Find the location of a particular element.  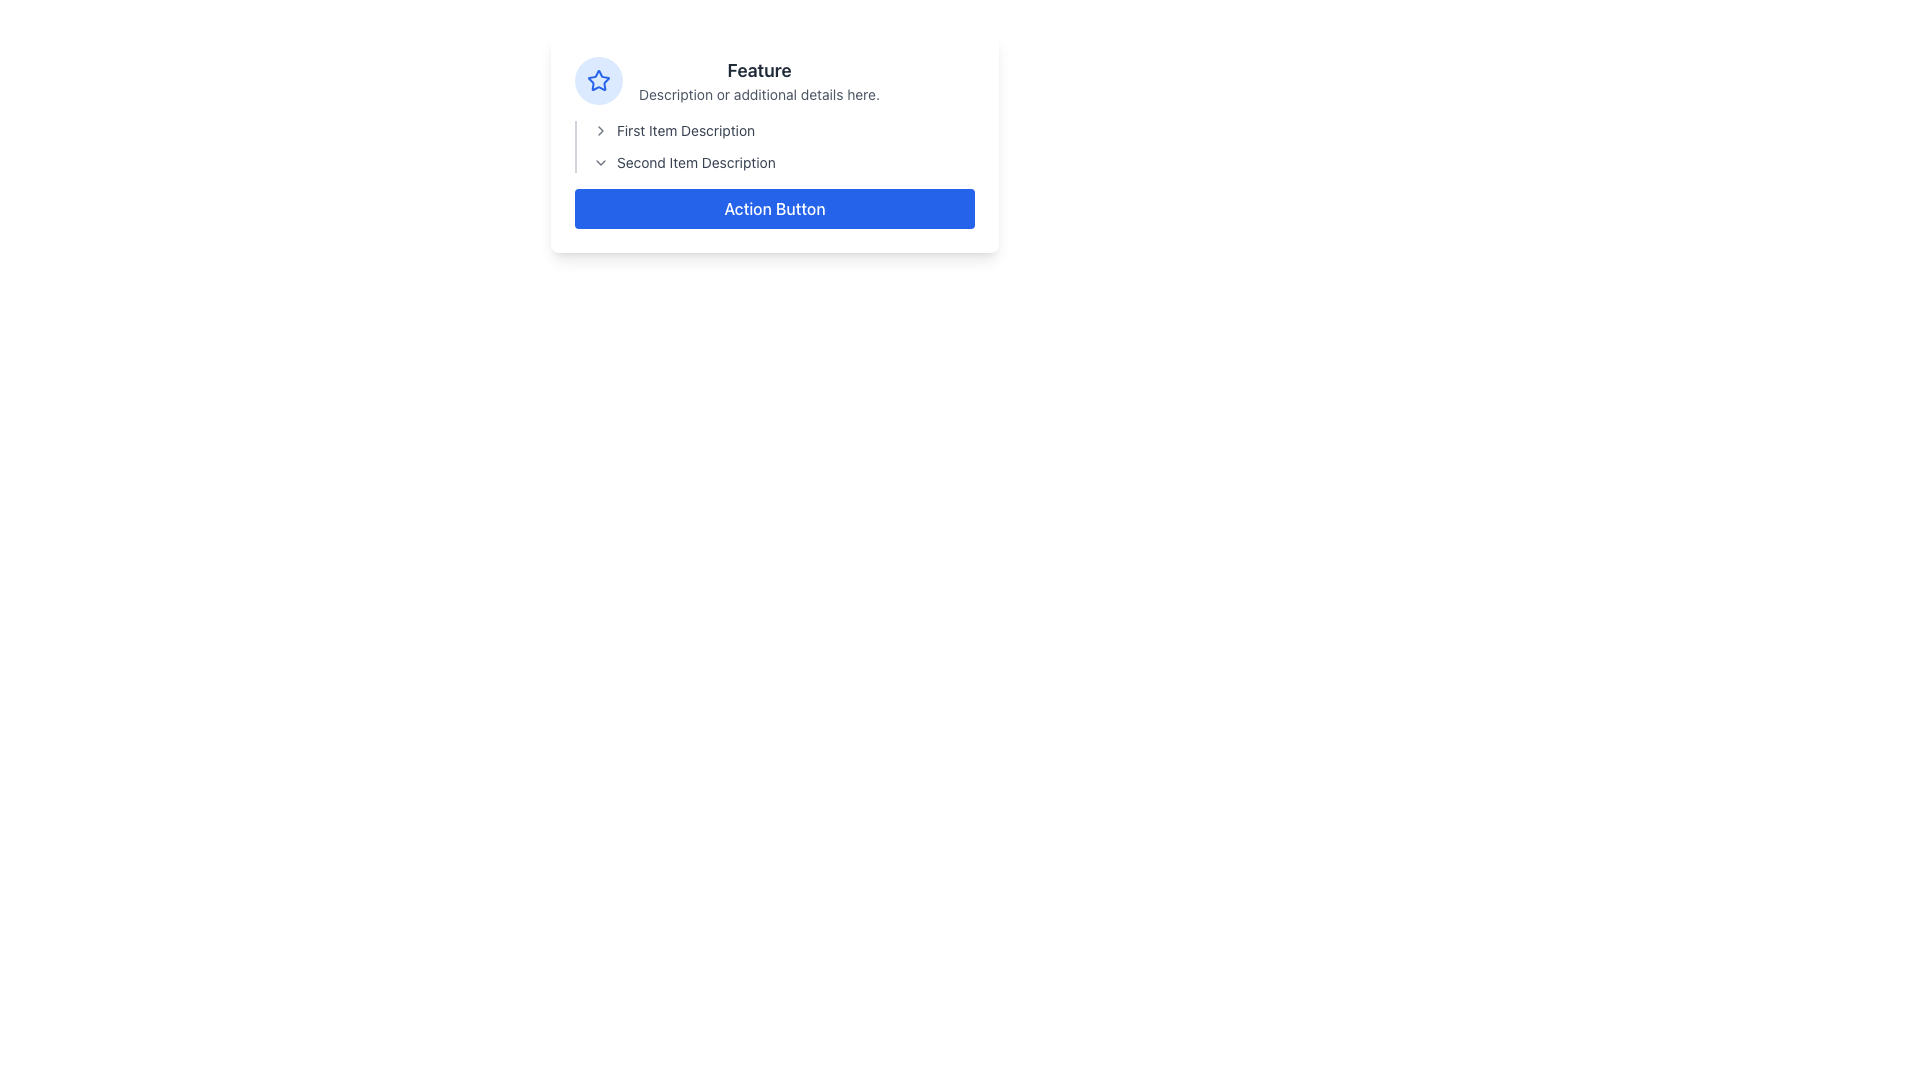

the text label displaying 'Second Item Description' in gray font, which is part of a collapsible list structure, positioned below 'First Item Description' is located at coordinates (696, 161).